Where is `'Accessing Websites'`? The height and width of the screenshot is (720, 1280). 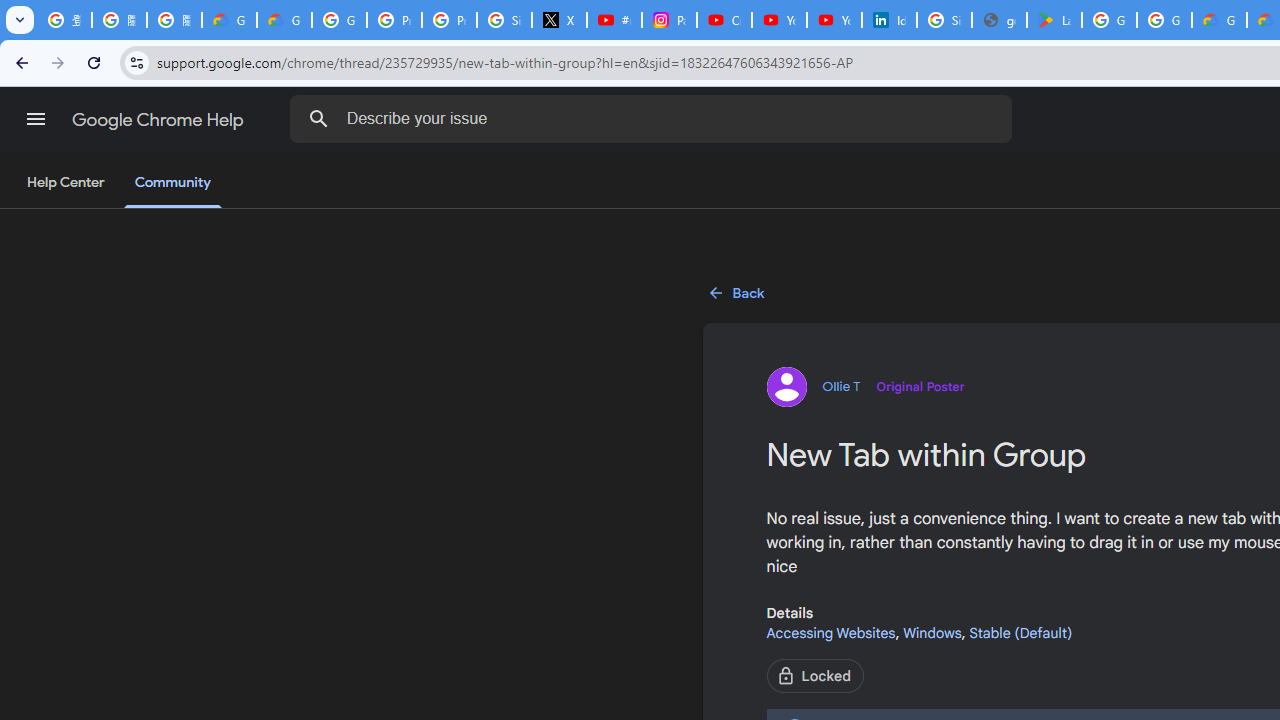
'Accessing Websites' is located at coordinates (830, 632).